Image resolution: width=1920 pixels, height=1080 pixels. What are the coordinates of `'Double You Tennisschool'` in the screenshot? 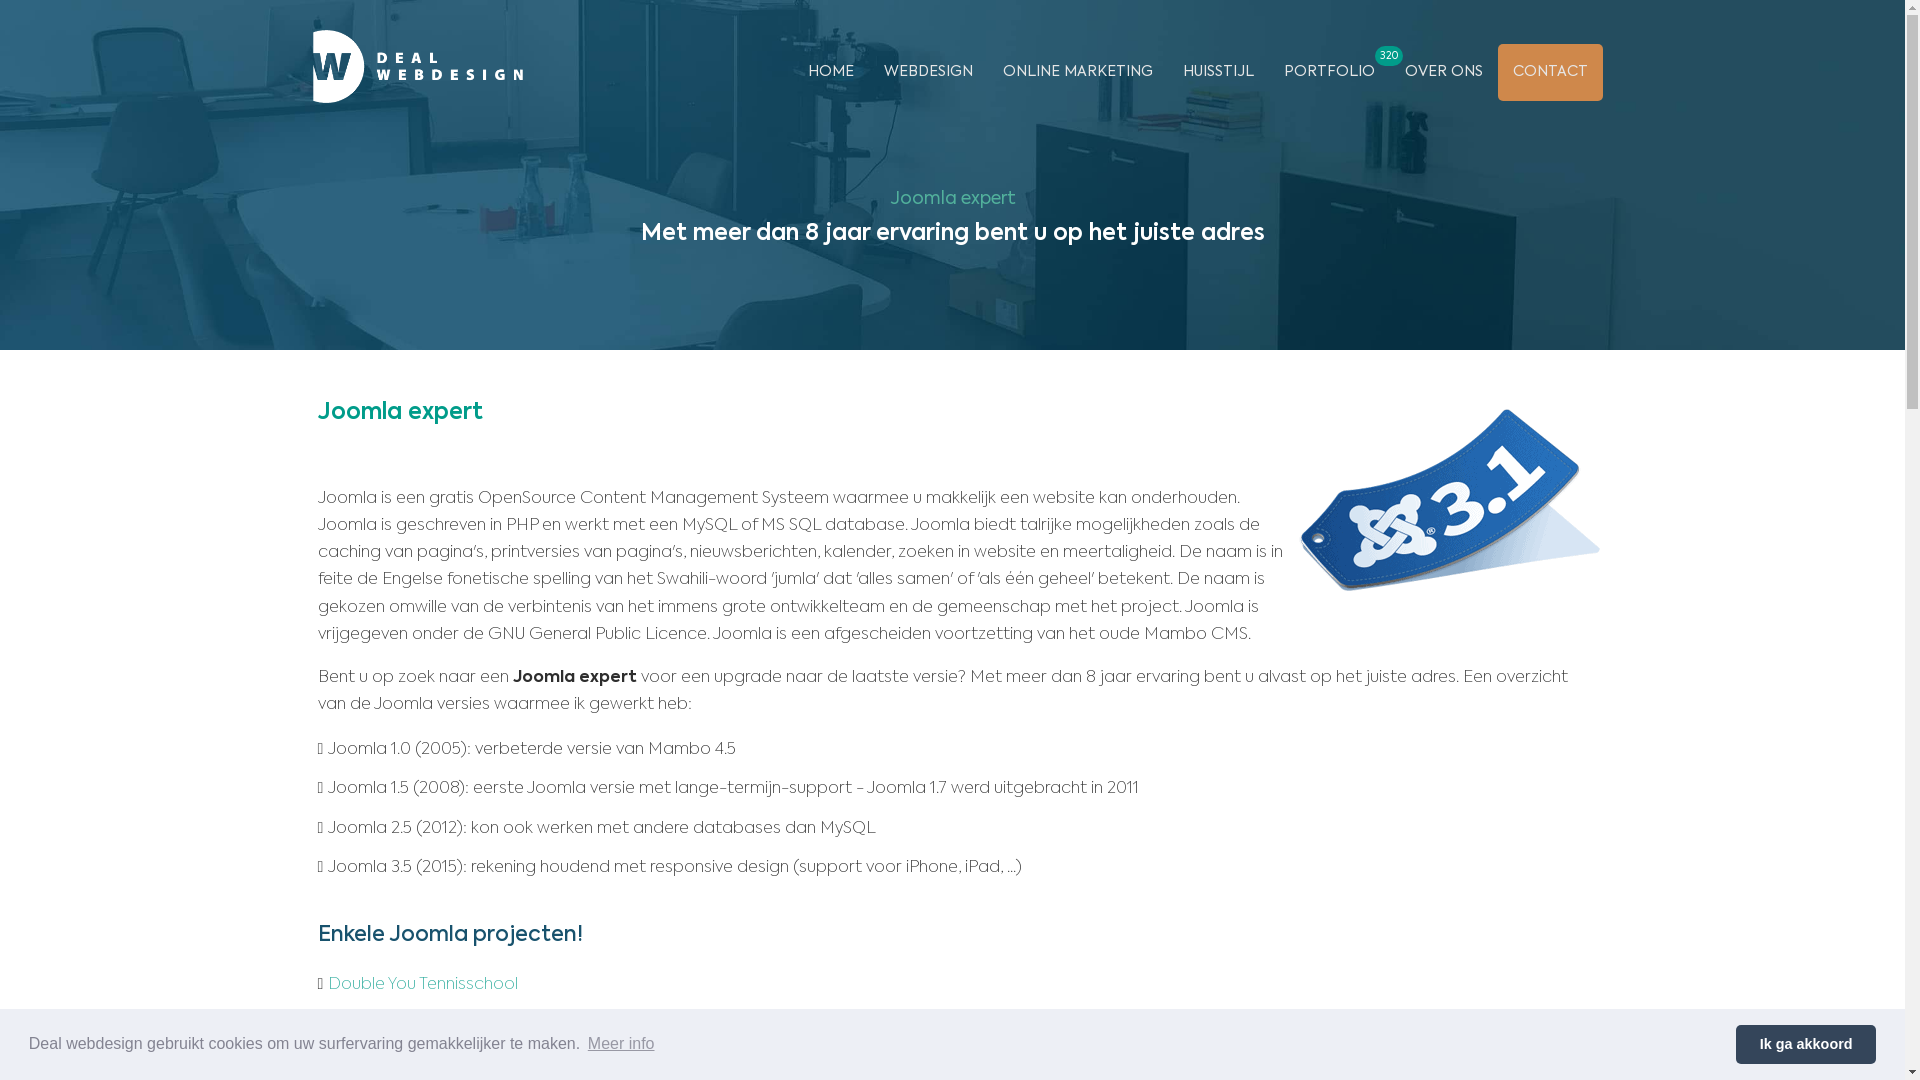 It's located at (327, 983).